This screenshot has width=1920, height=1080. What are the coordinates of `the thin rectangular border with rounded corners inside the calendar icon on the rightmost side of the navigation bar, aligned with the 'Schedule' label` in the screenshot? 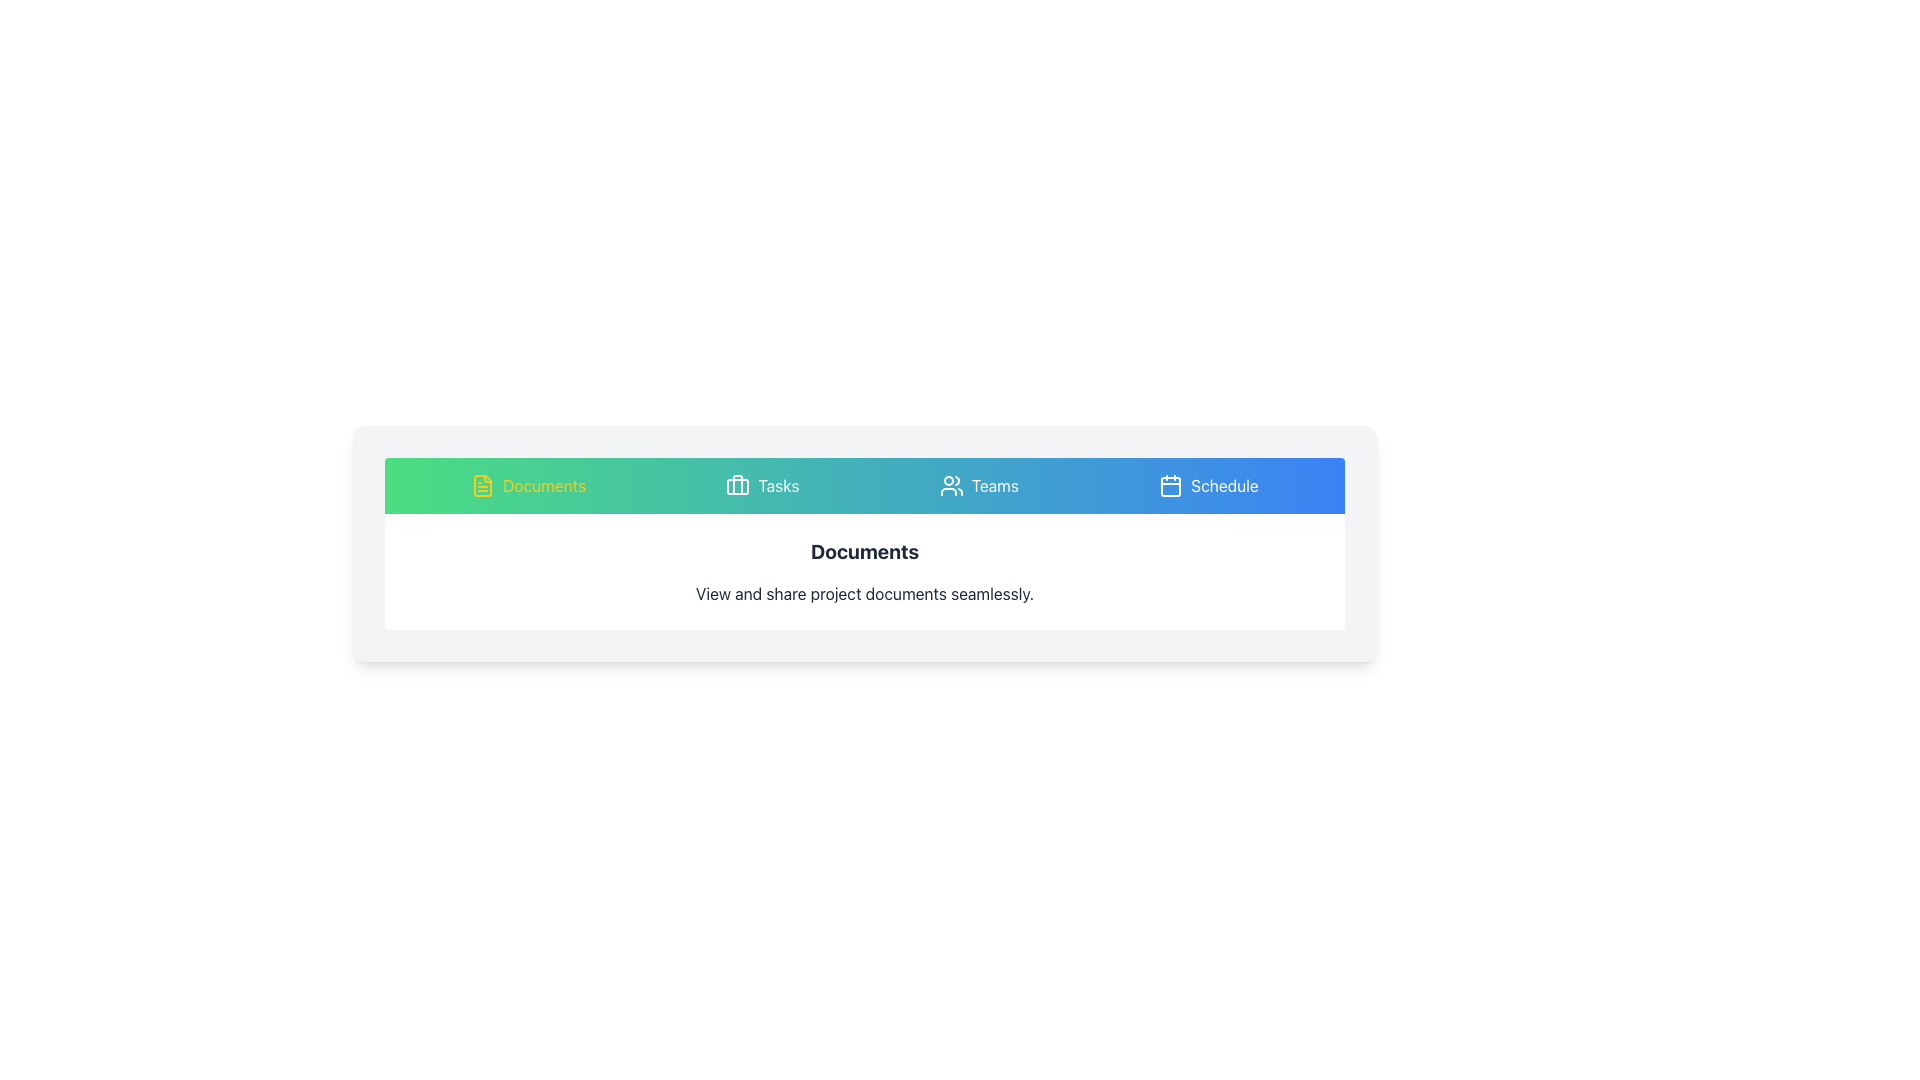 It's located at (1171, 486).